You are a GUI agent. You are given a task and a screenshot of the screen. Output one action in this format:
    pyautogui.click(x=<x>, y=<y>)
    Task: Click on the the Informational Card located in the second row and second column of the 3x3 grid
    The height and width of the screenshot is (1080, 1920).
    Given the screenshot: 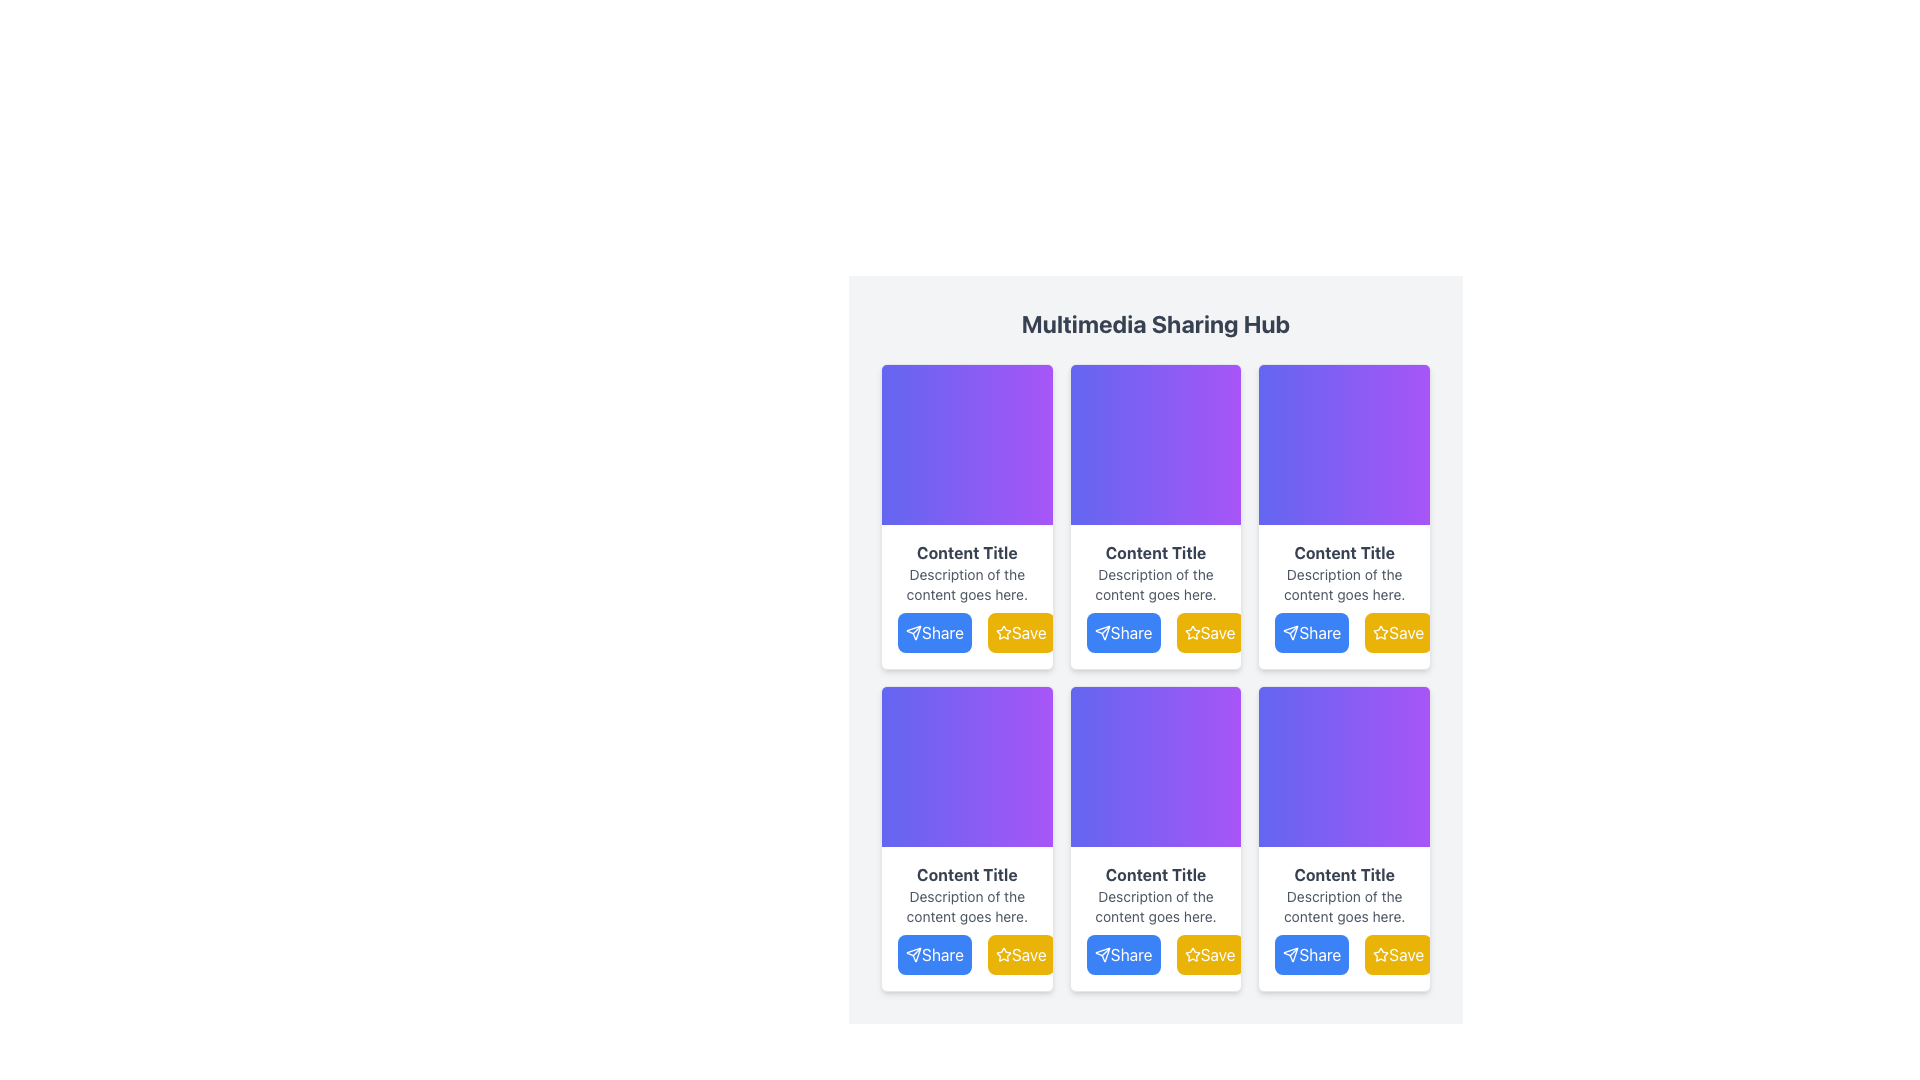 What is the action you would take?
    pyautogui.click(x=1156, y=918)
    